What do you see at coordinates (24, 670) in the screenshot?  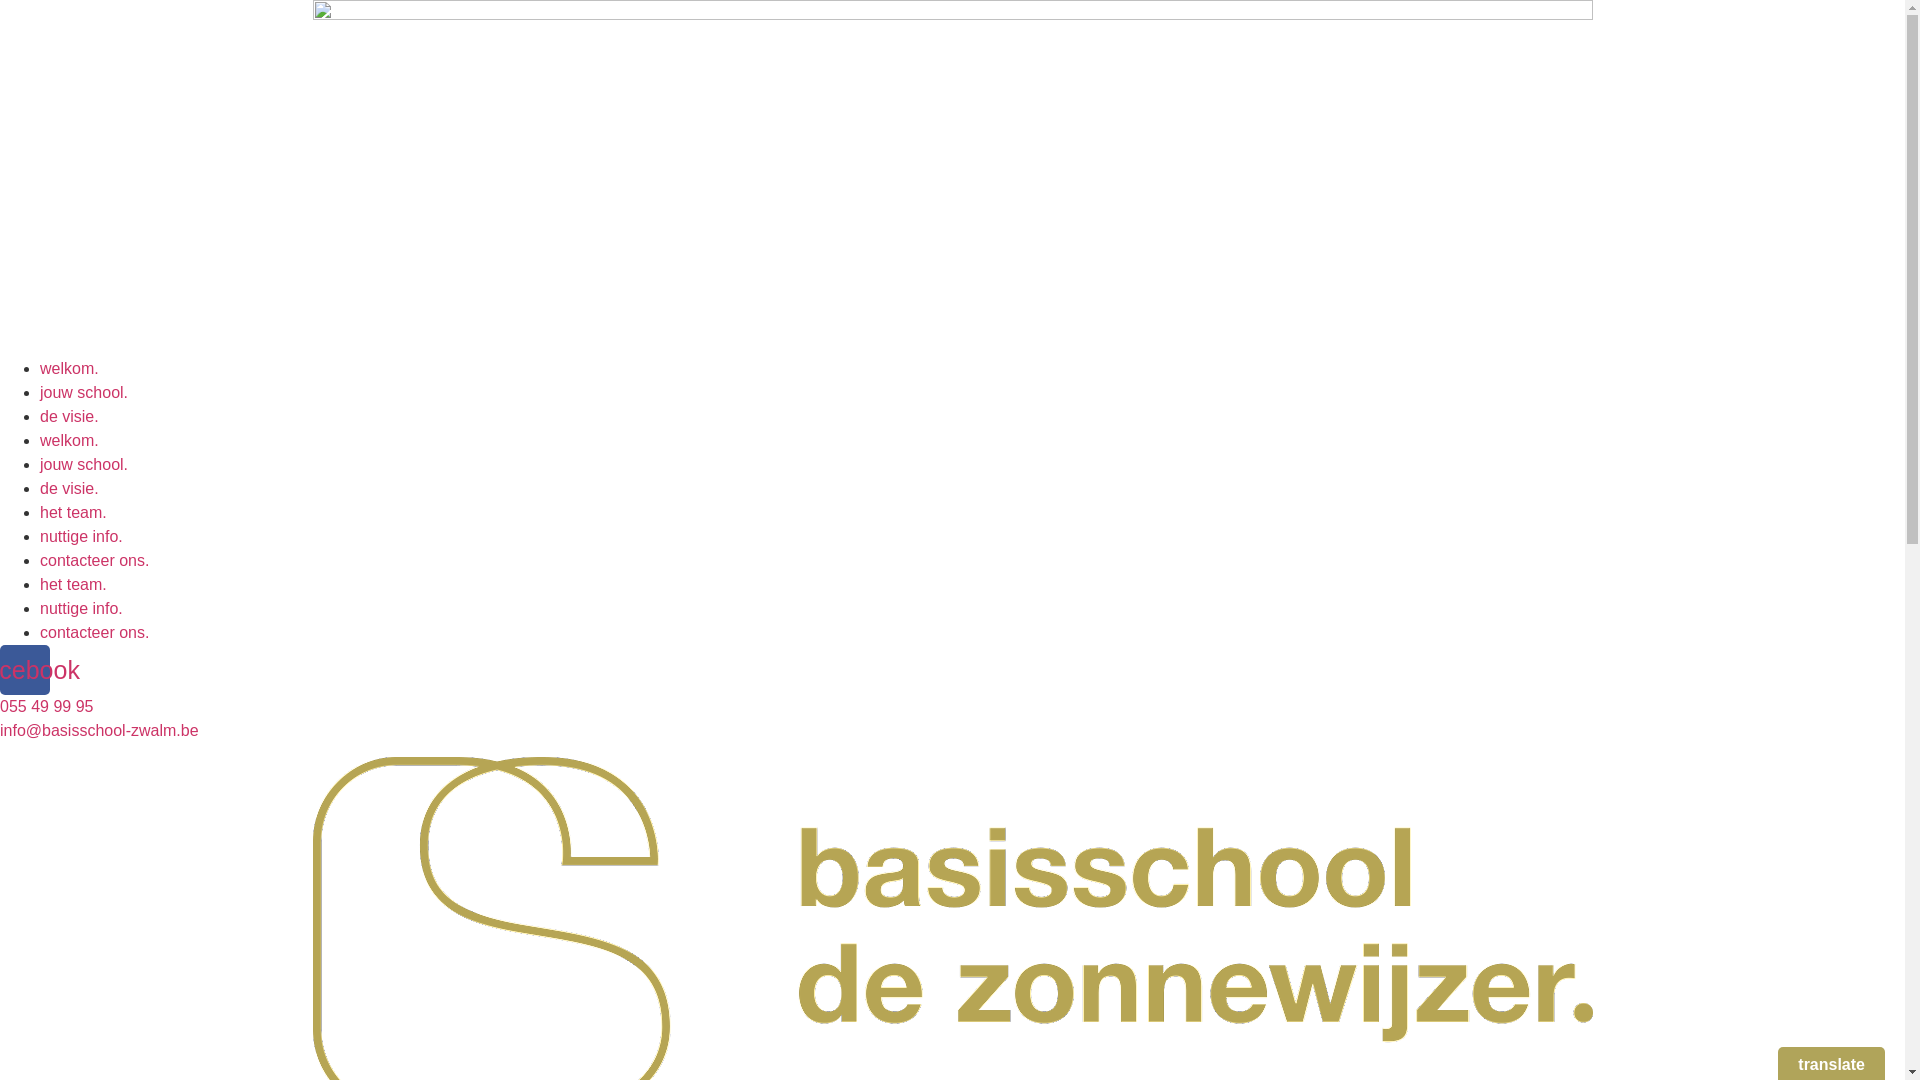 I see `'Facebook'` at bounding box center [24, 670].